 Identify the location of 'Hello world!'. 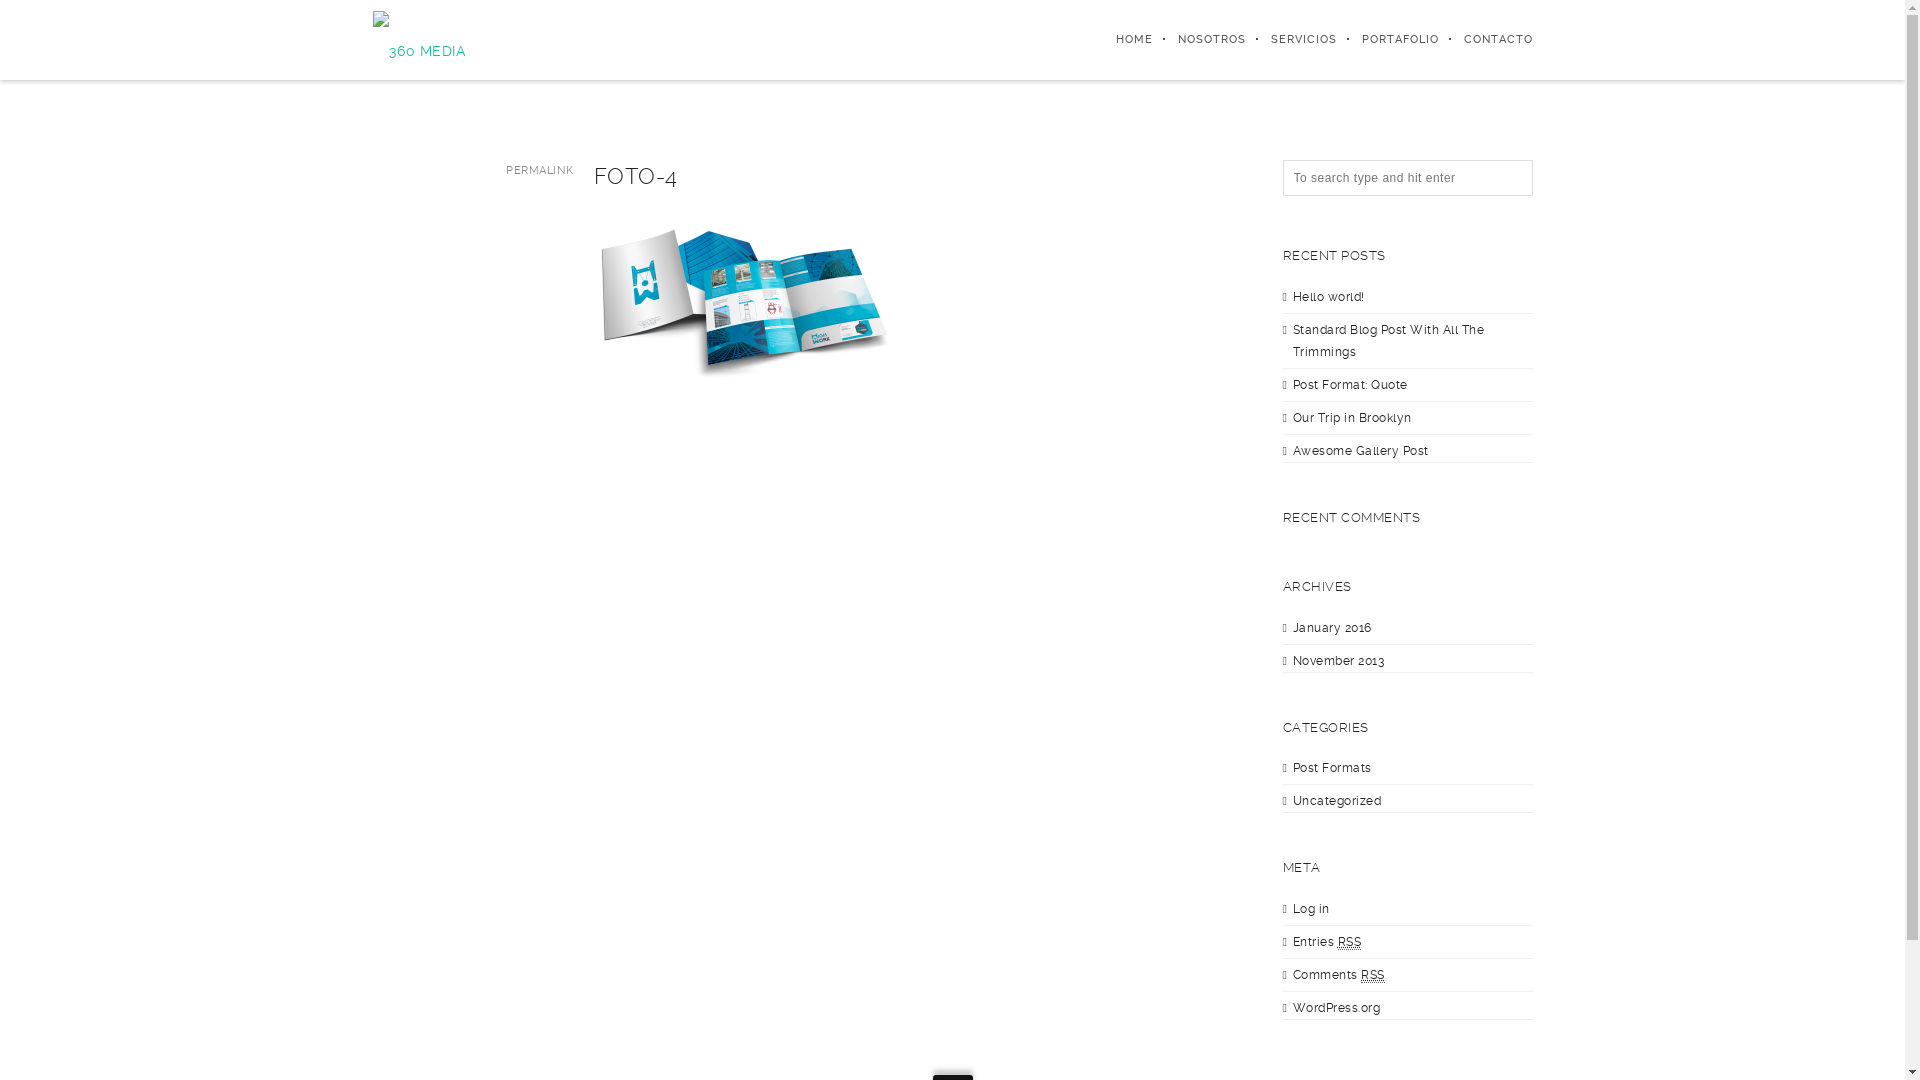
(1328, 297).